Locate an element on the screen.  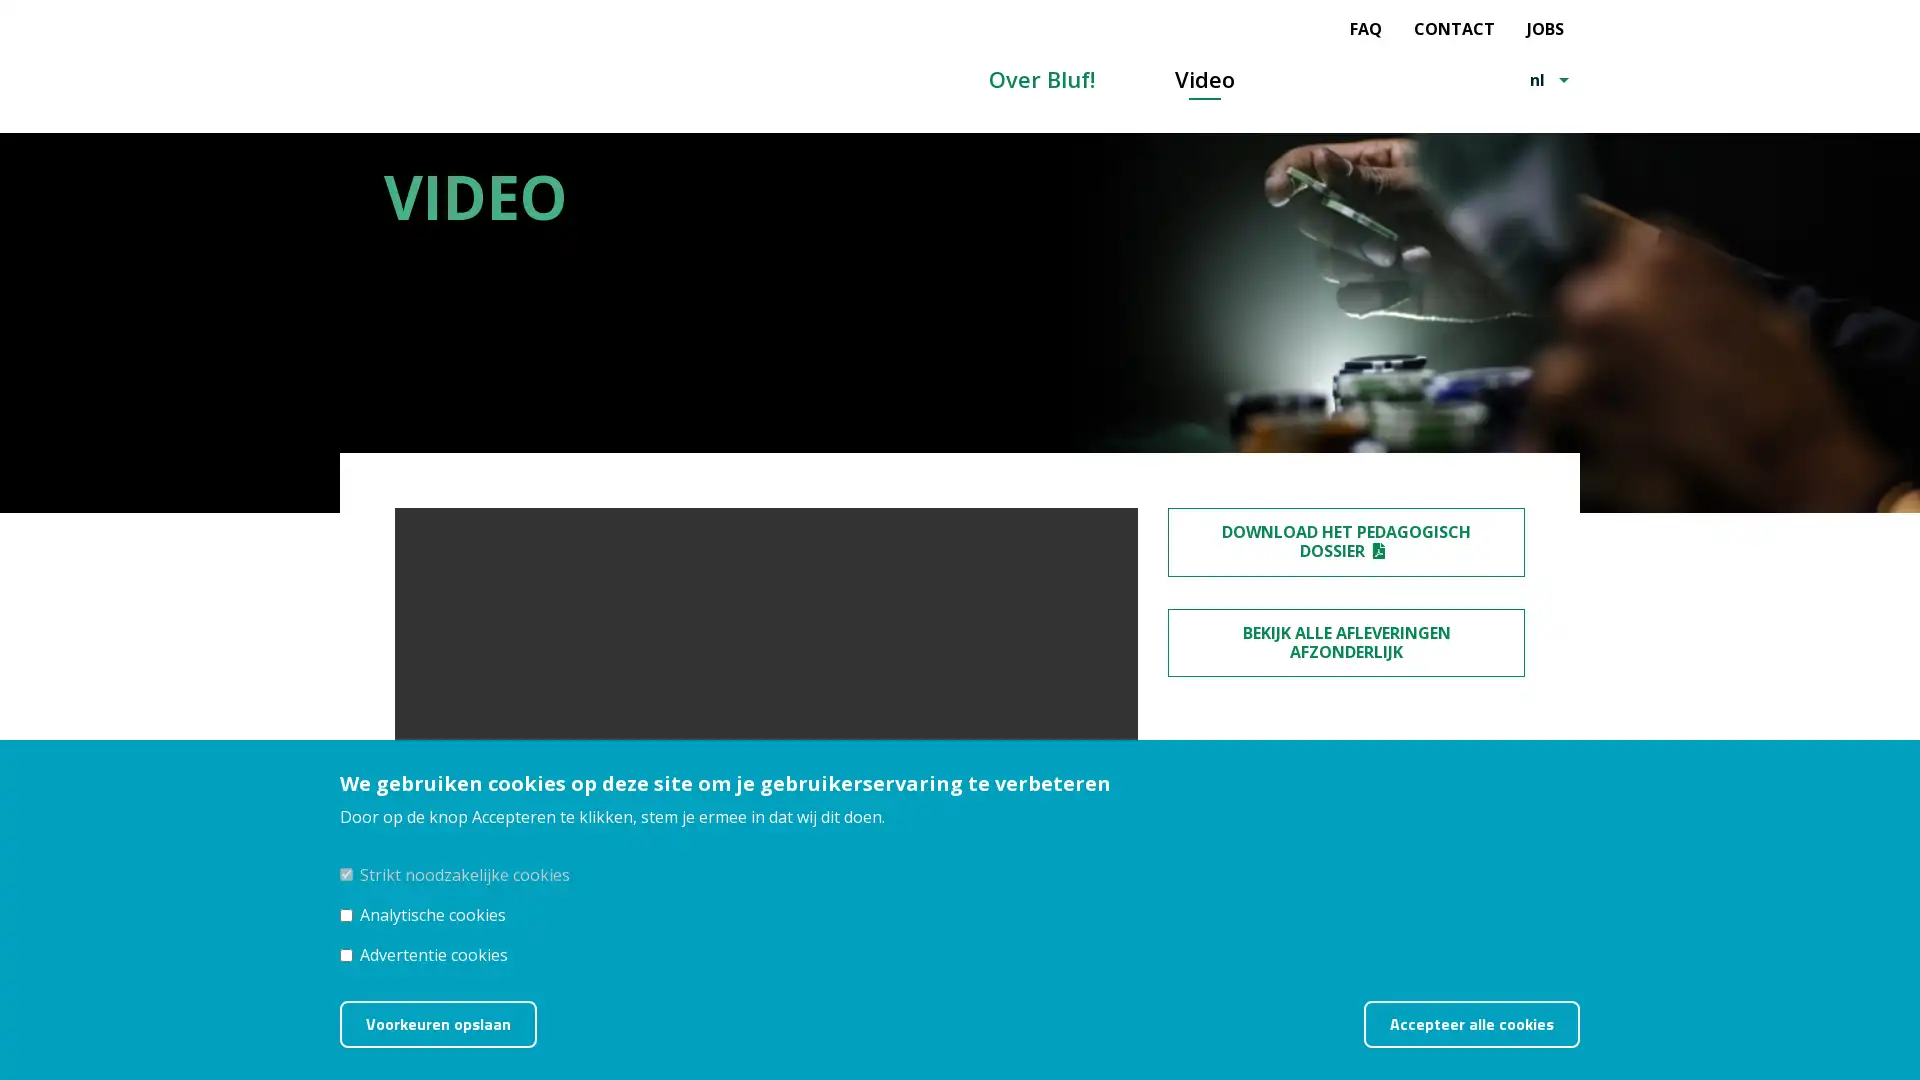
mute is located at coordinates (1017, 830).